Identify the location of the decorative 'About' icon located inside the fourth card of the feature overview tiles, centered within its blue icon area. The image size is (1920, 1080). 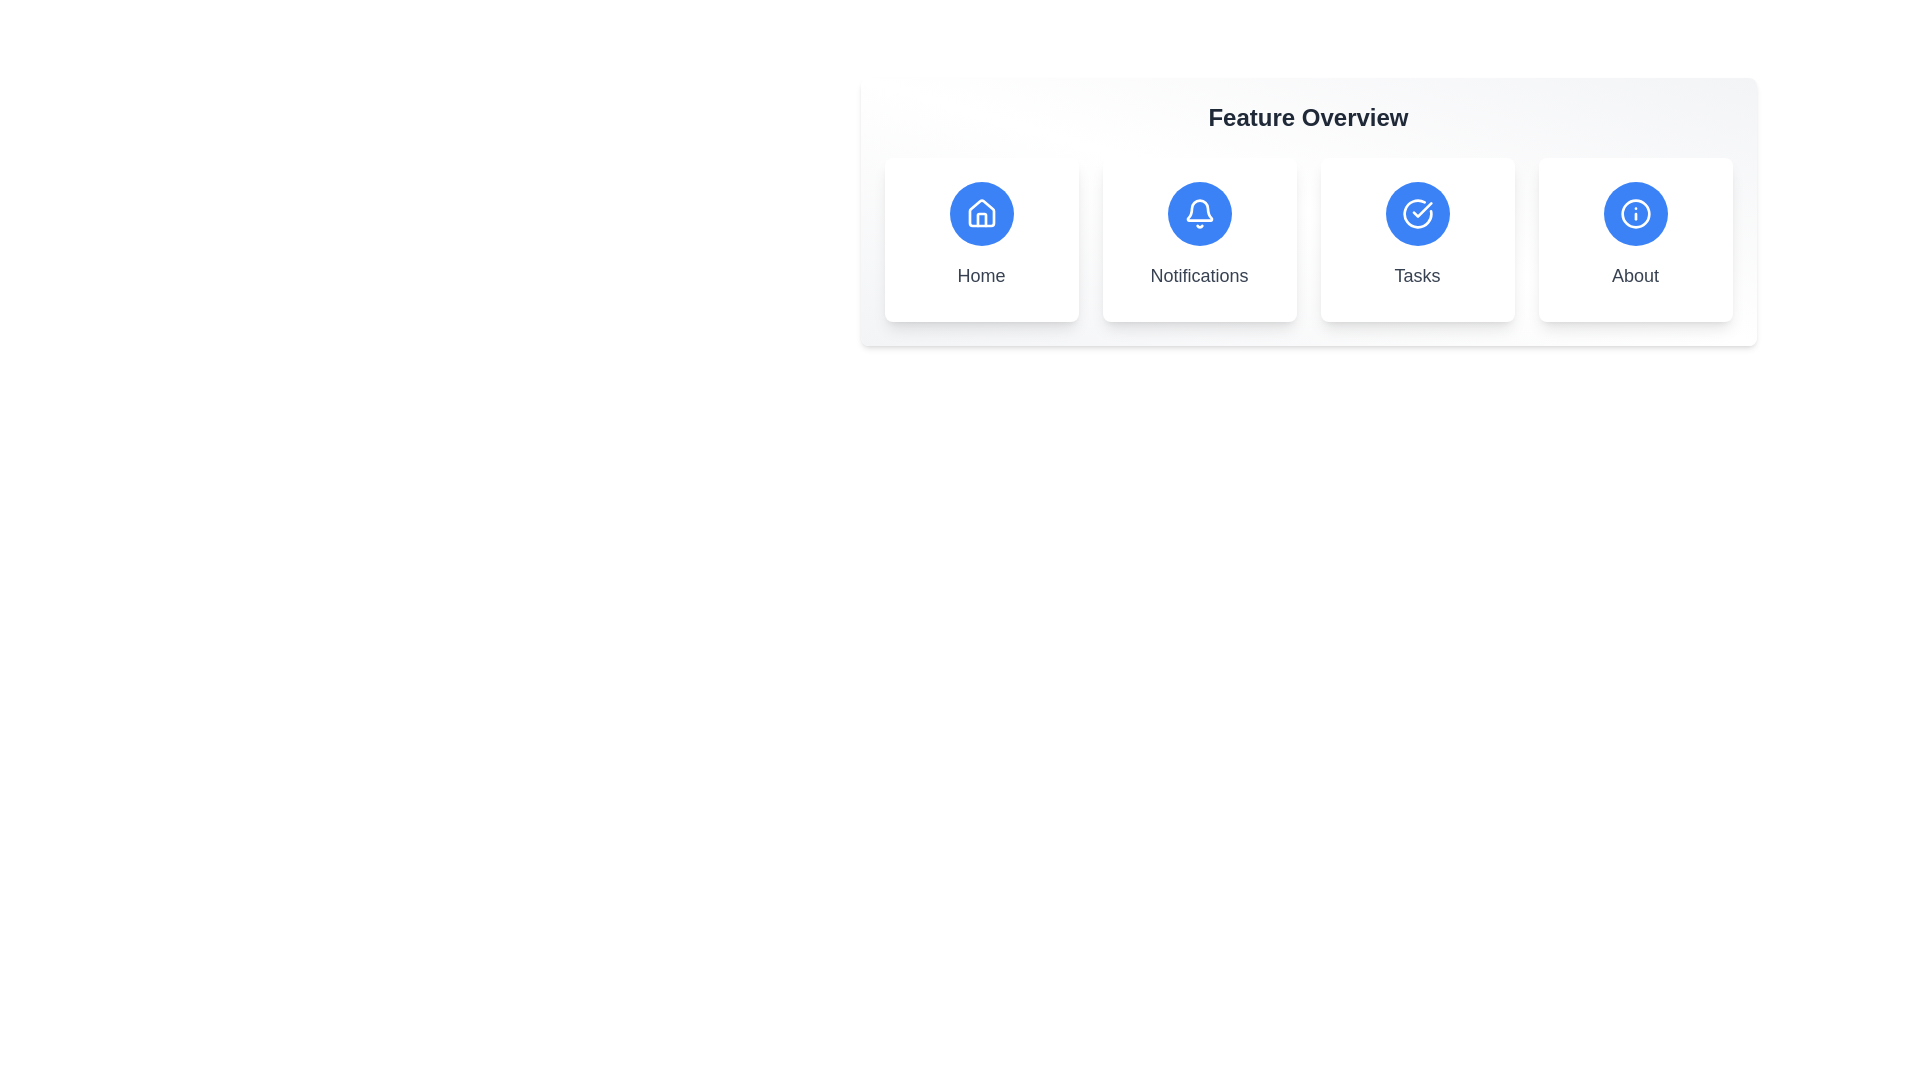
(1635, 213).